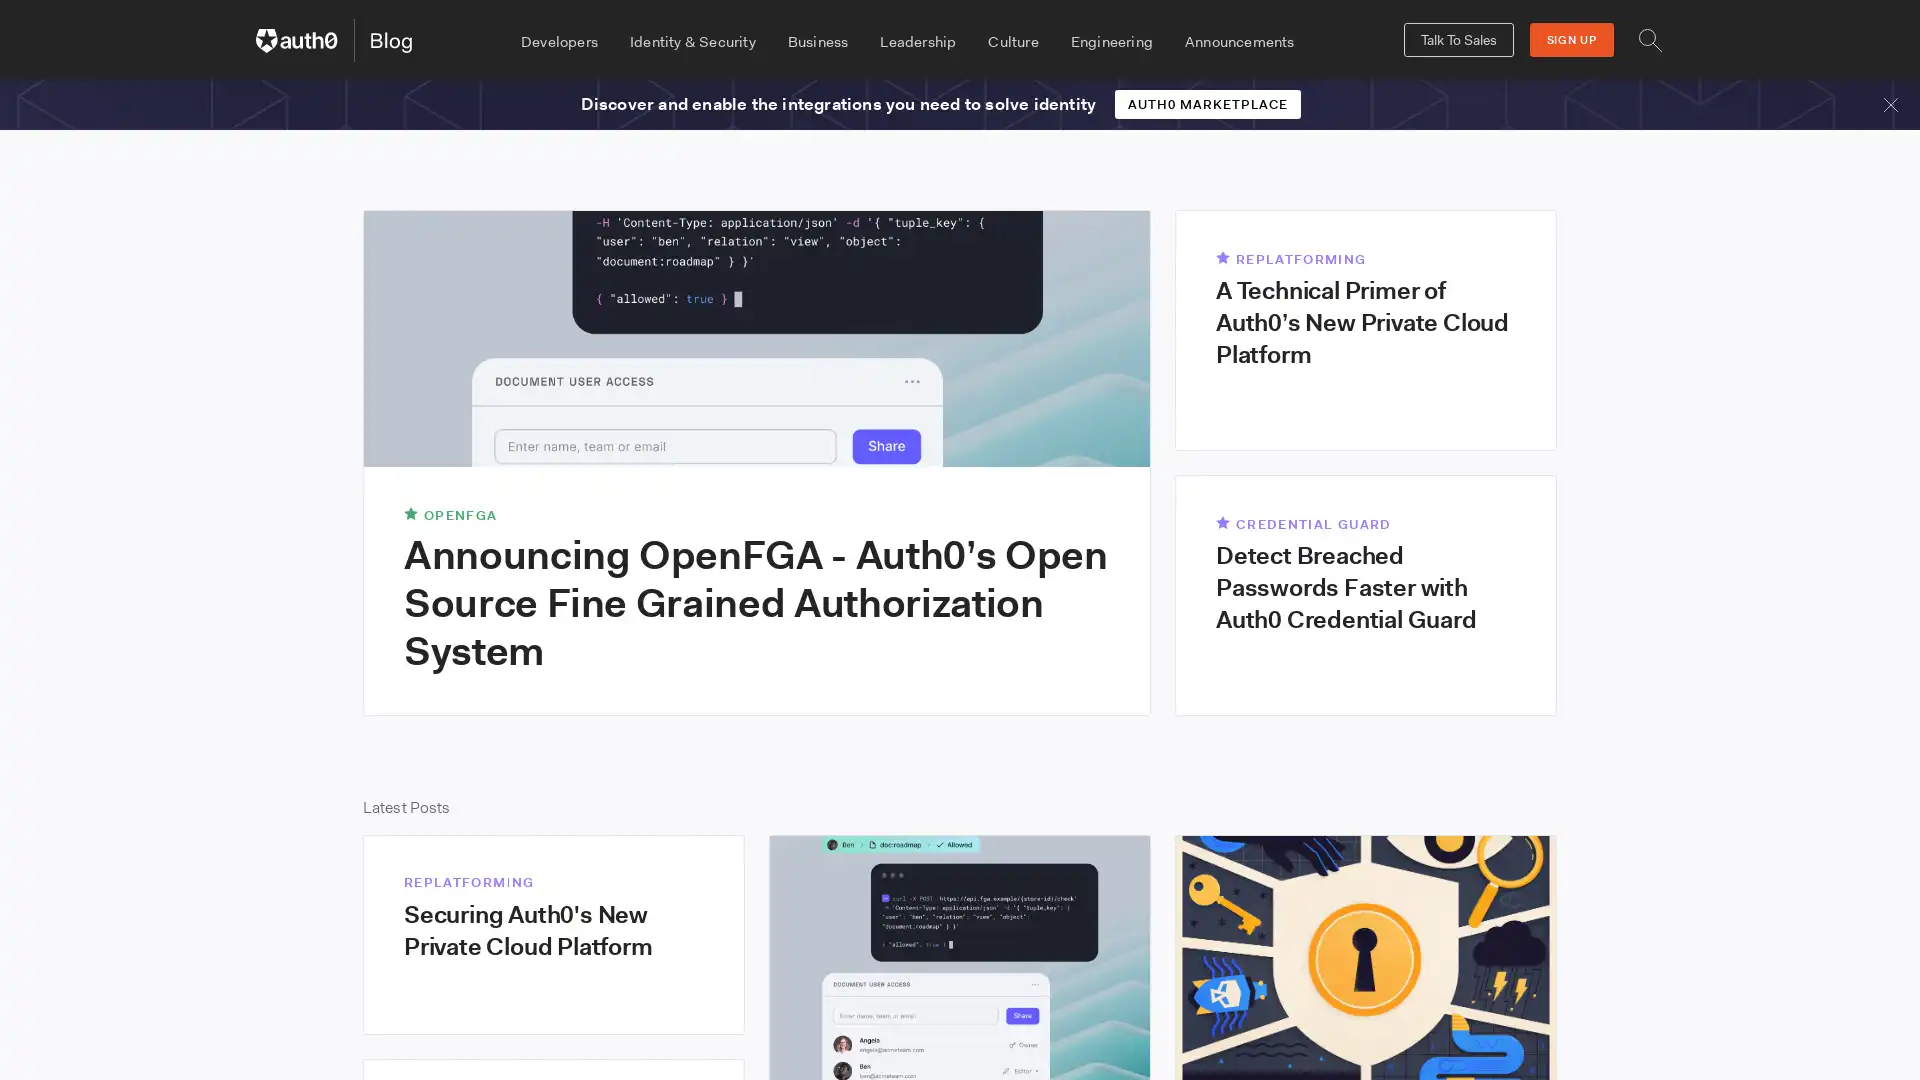 This screenshot has width=1920, height=1080. What do you see at coordinates (1458, 39) in the screenshot?
I see `Talk To Sales` at bounding box center [1458, 39].